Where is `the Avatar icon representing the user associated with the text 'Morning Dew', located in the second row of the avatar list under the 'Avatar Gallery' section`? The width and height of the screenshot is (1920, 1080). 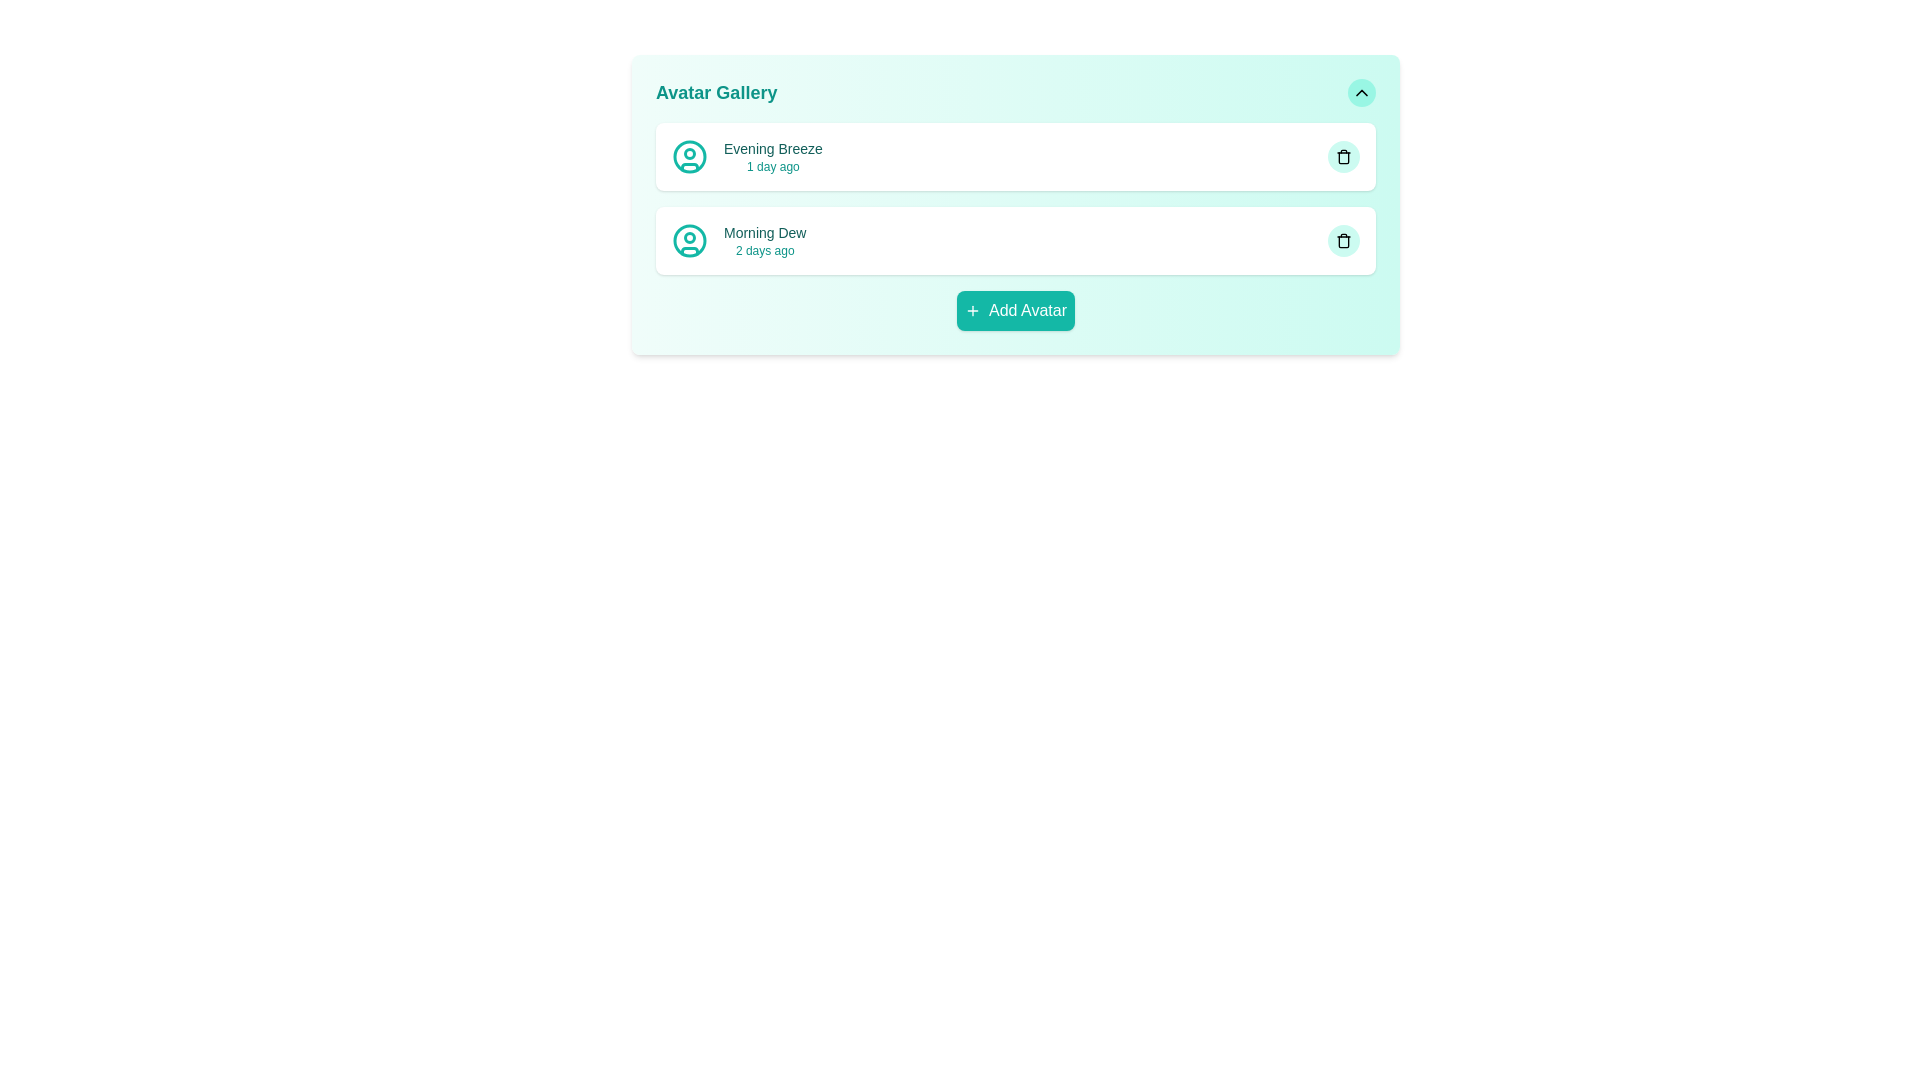
the Avatar icon representing the user associated with the text 'Morning Dew', located in the second row of the avatar list under the 'Avatar Gallery' section is located at coordinates (690, 239).